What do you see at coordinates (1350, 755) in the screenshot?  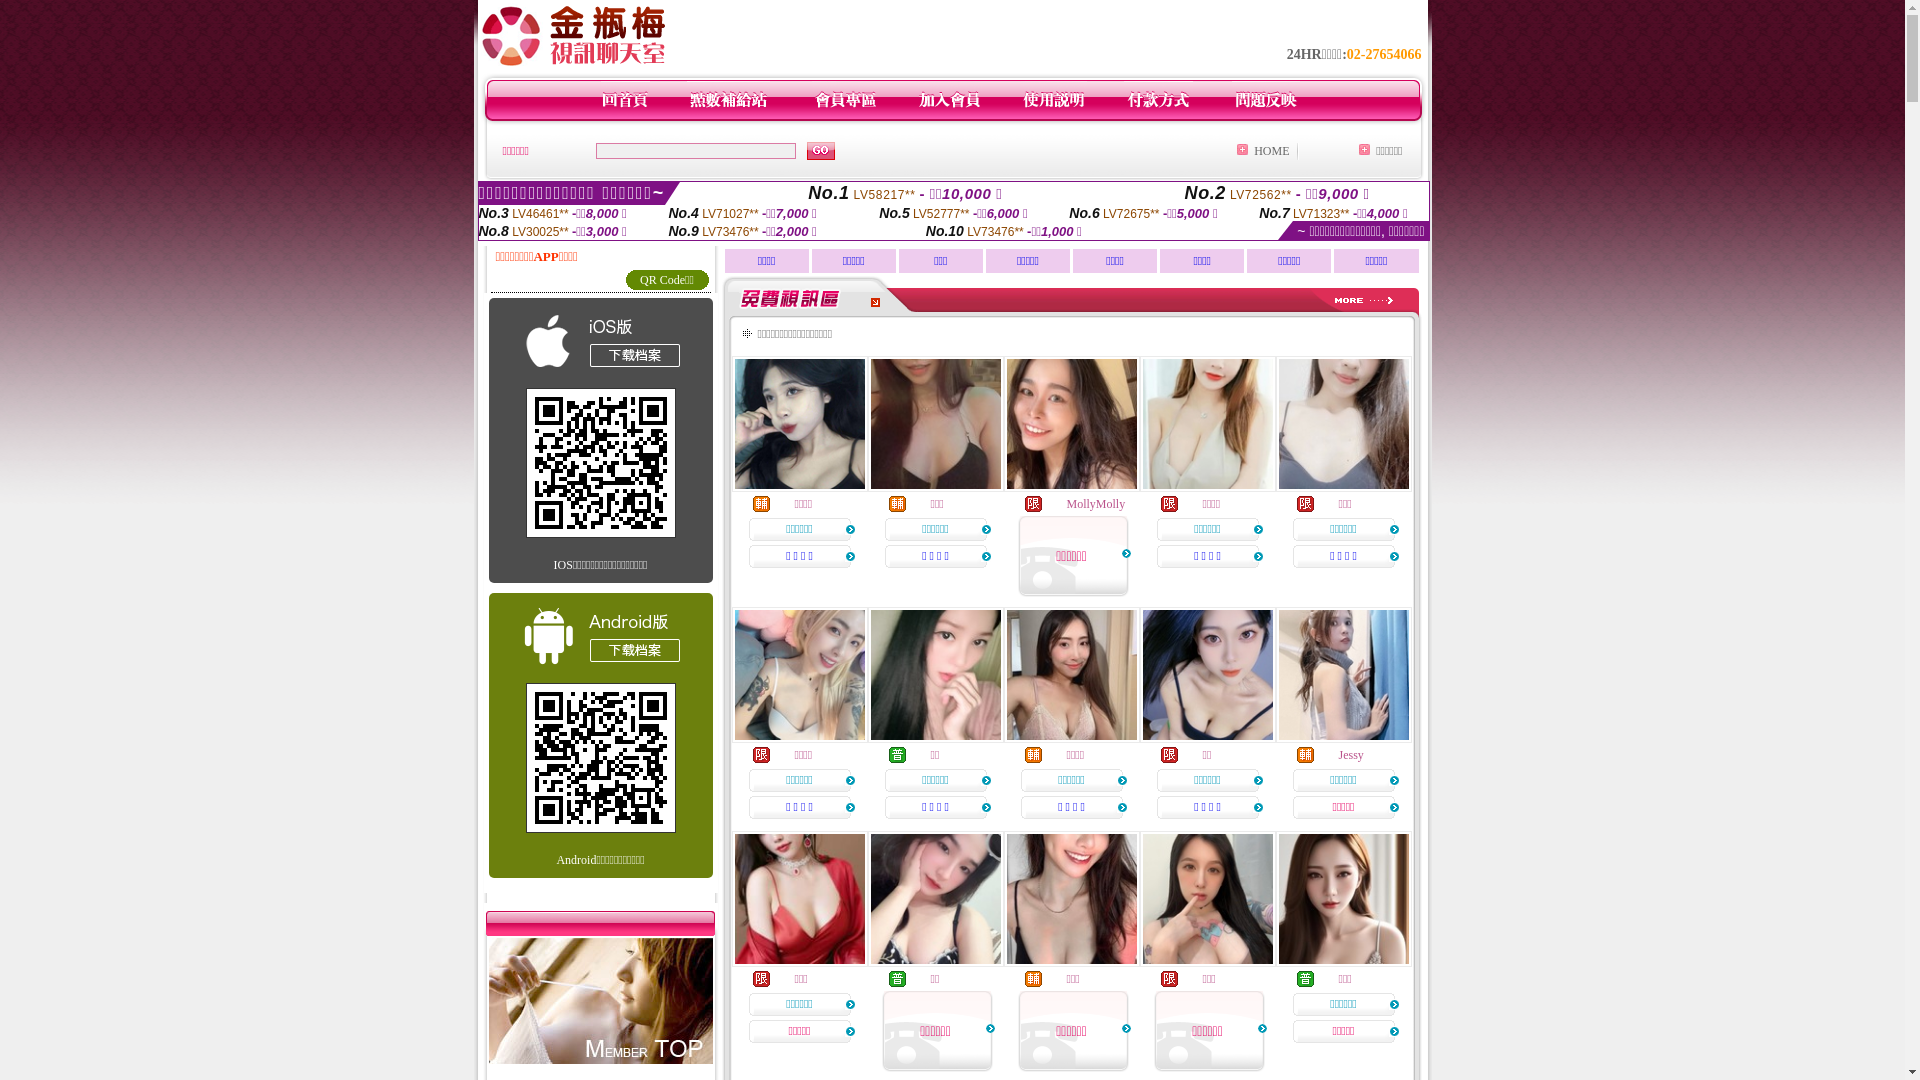 I see `'Jessy'` at bounding box center [1350, 755].